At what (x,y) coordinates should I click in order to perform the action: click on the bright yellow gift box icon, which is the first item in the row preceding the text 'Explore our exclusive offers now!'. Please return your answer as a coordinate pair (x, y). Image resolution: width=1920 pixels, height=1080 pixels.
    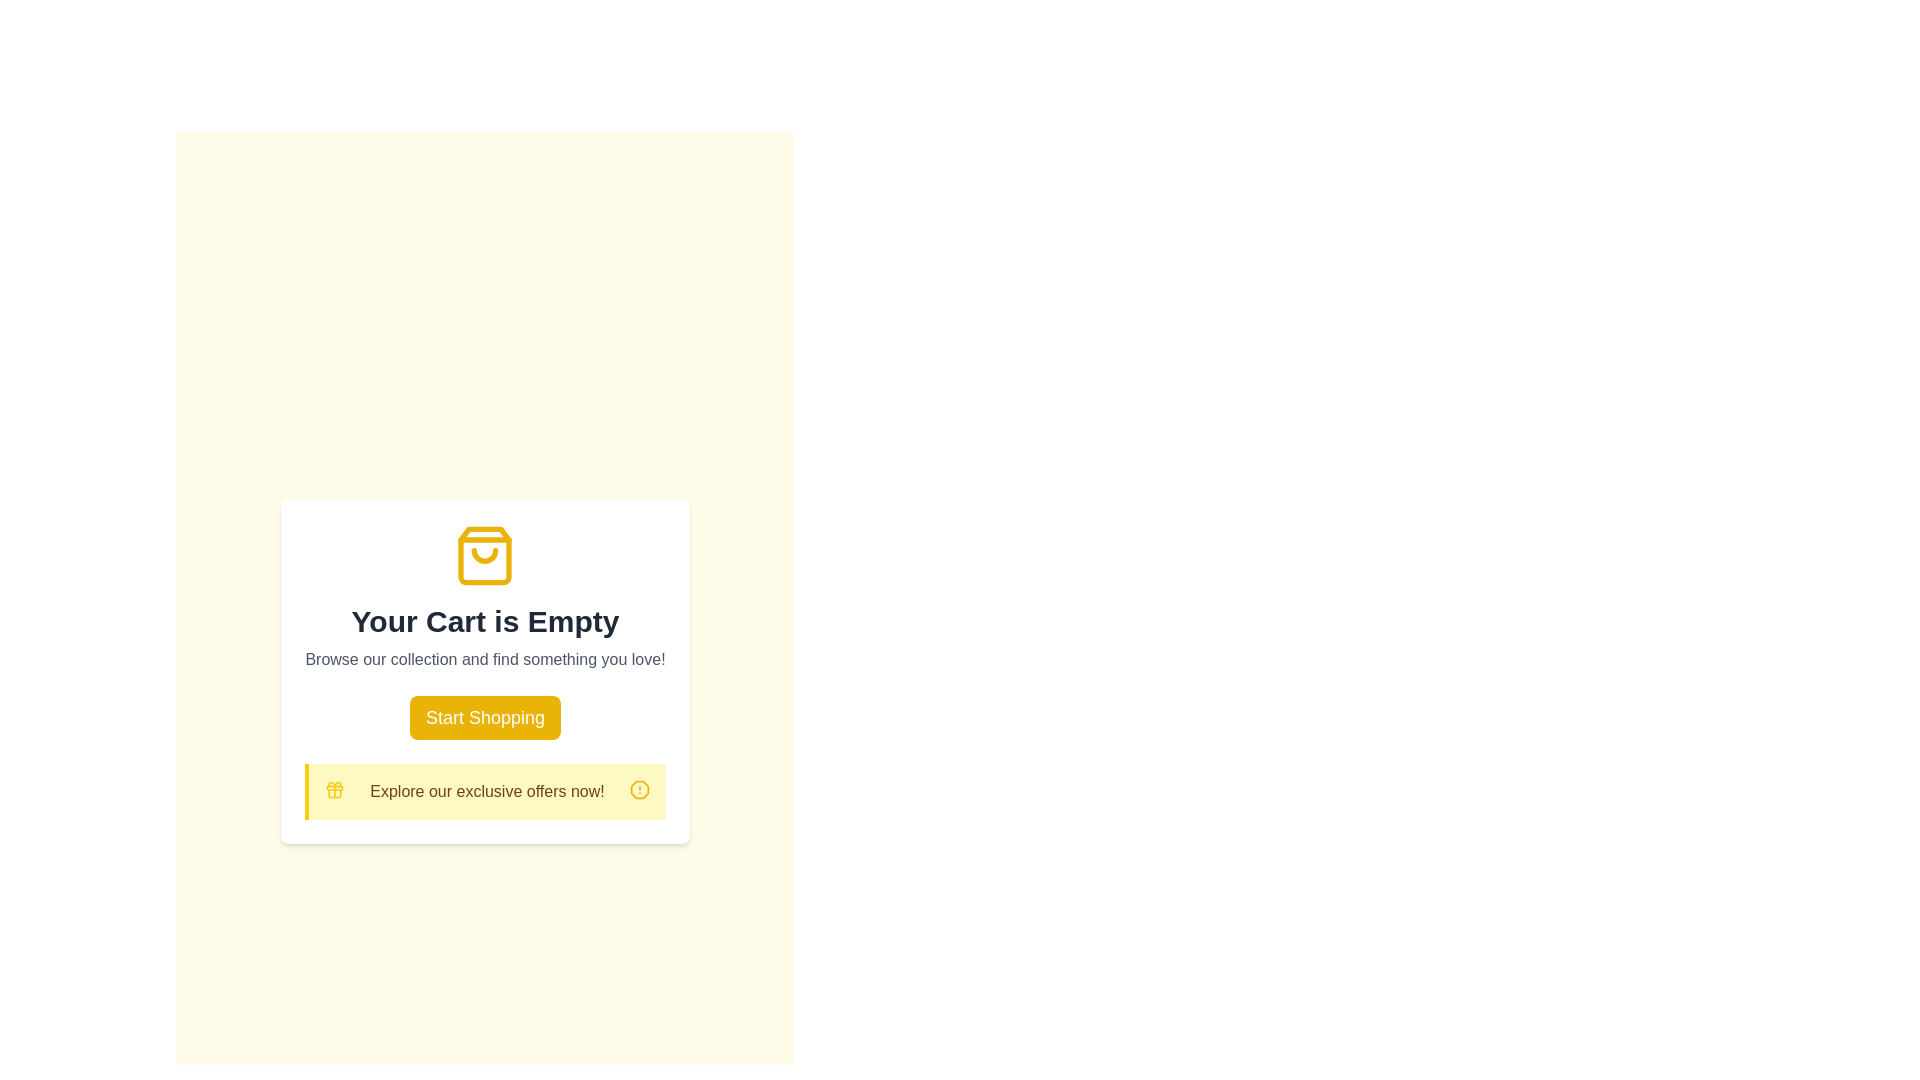
    Looking at the image, I should click on (335, 789).